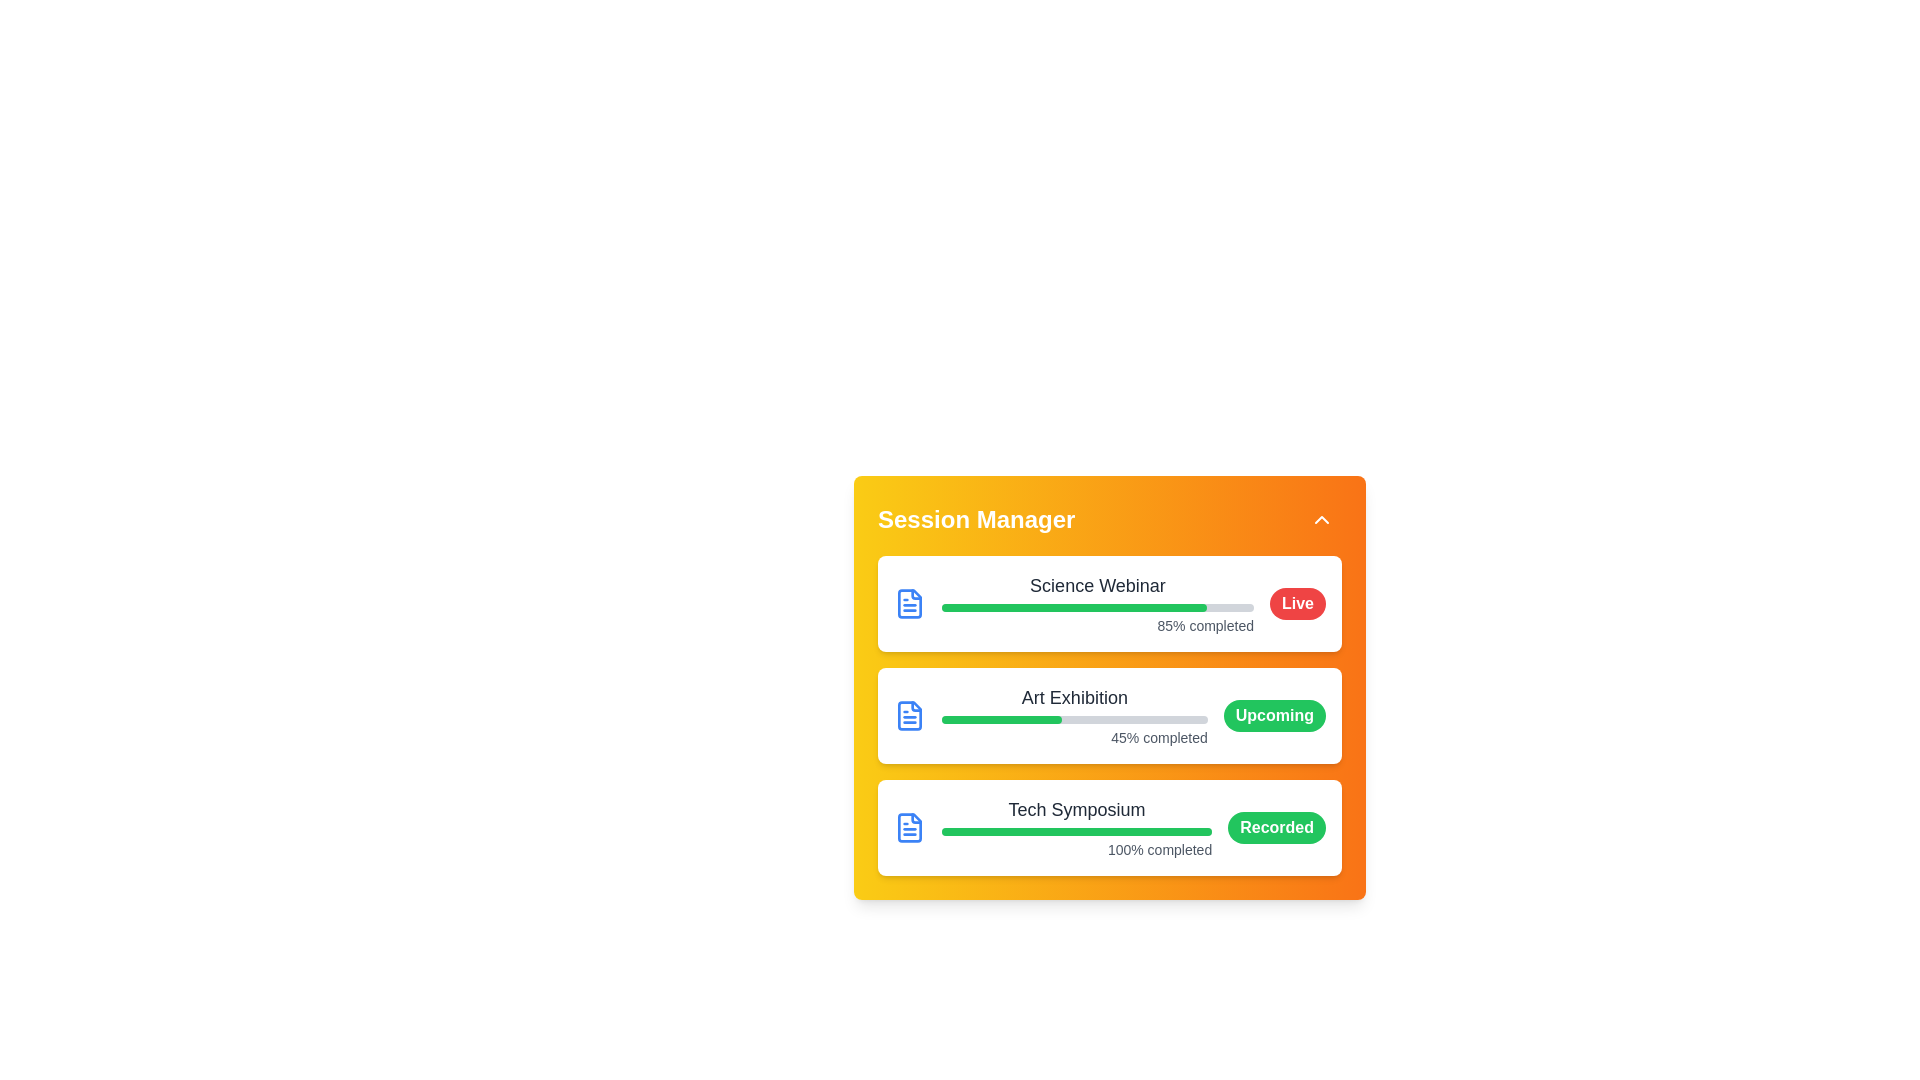 The width and height of the screenshot is (1920, 1080). Describe the element at coordinates (909, 603) in the screenshot. I see `the document icon representing the 'Science Webinar' session, located at the left of the 'Science Webinar' block` at that location.